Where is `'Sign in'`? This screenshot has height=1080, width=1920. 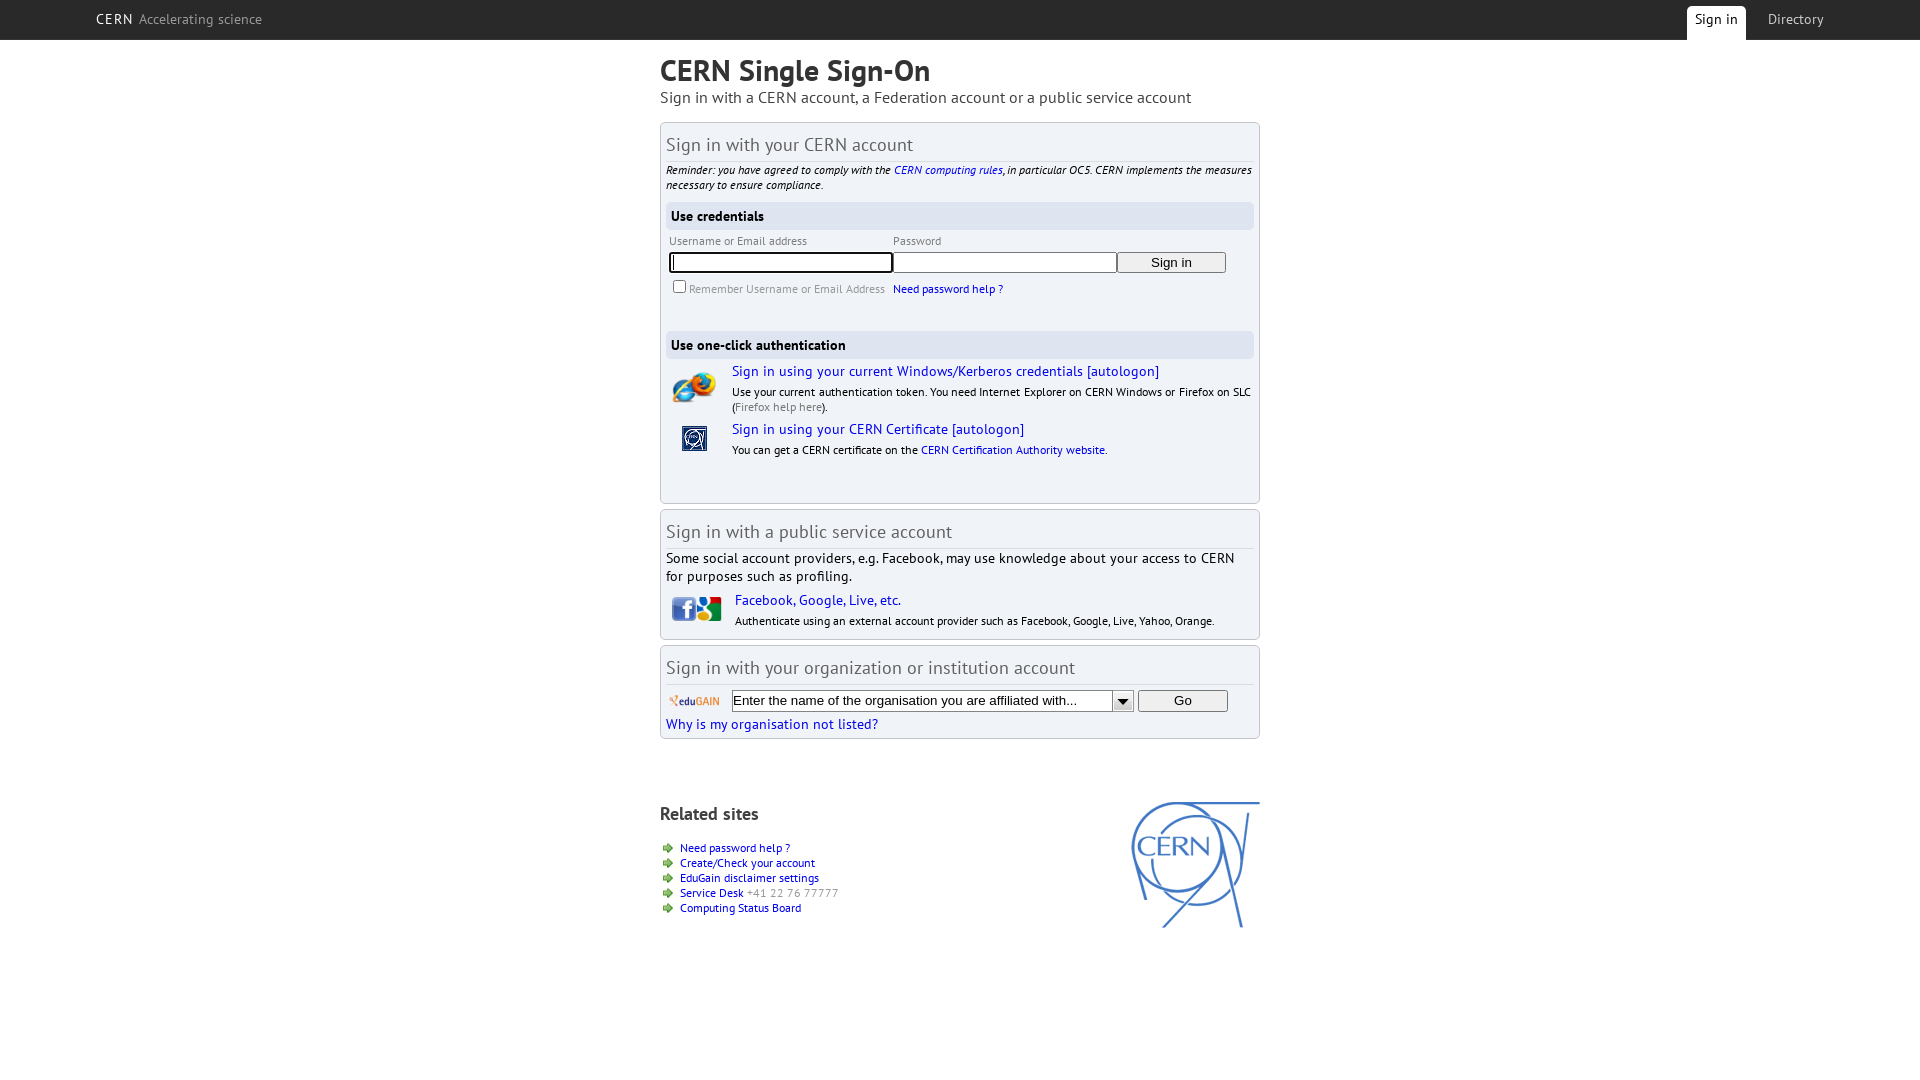
'Sign in' is located at coordinates (1171, 261).